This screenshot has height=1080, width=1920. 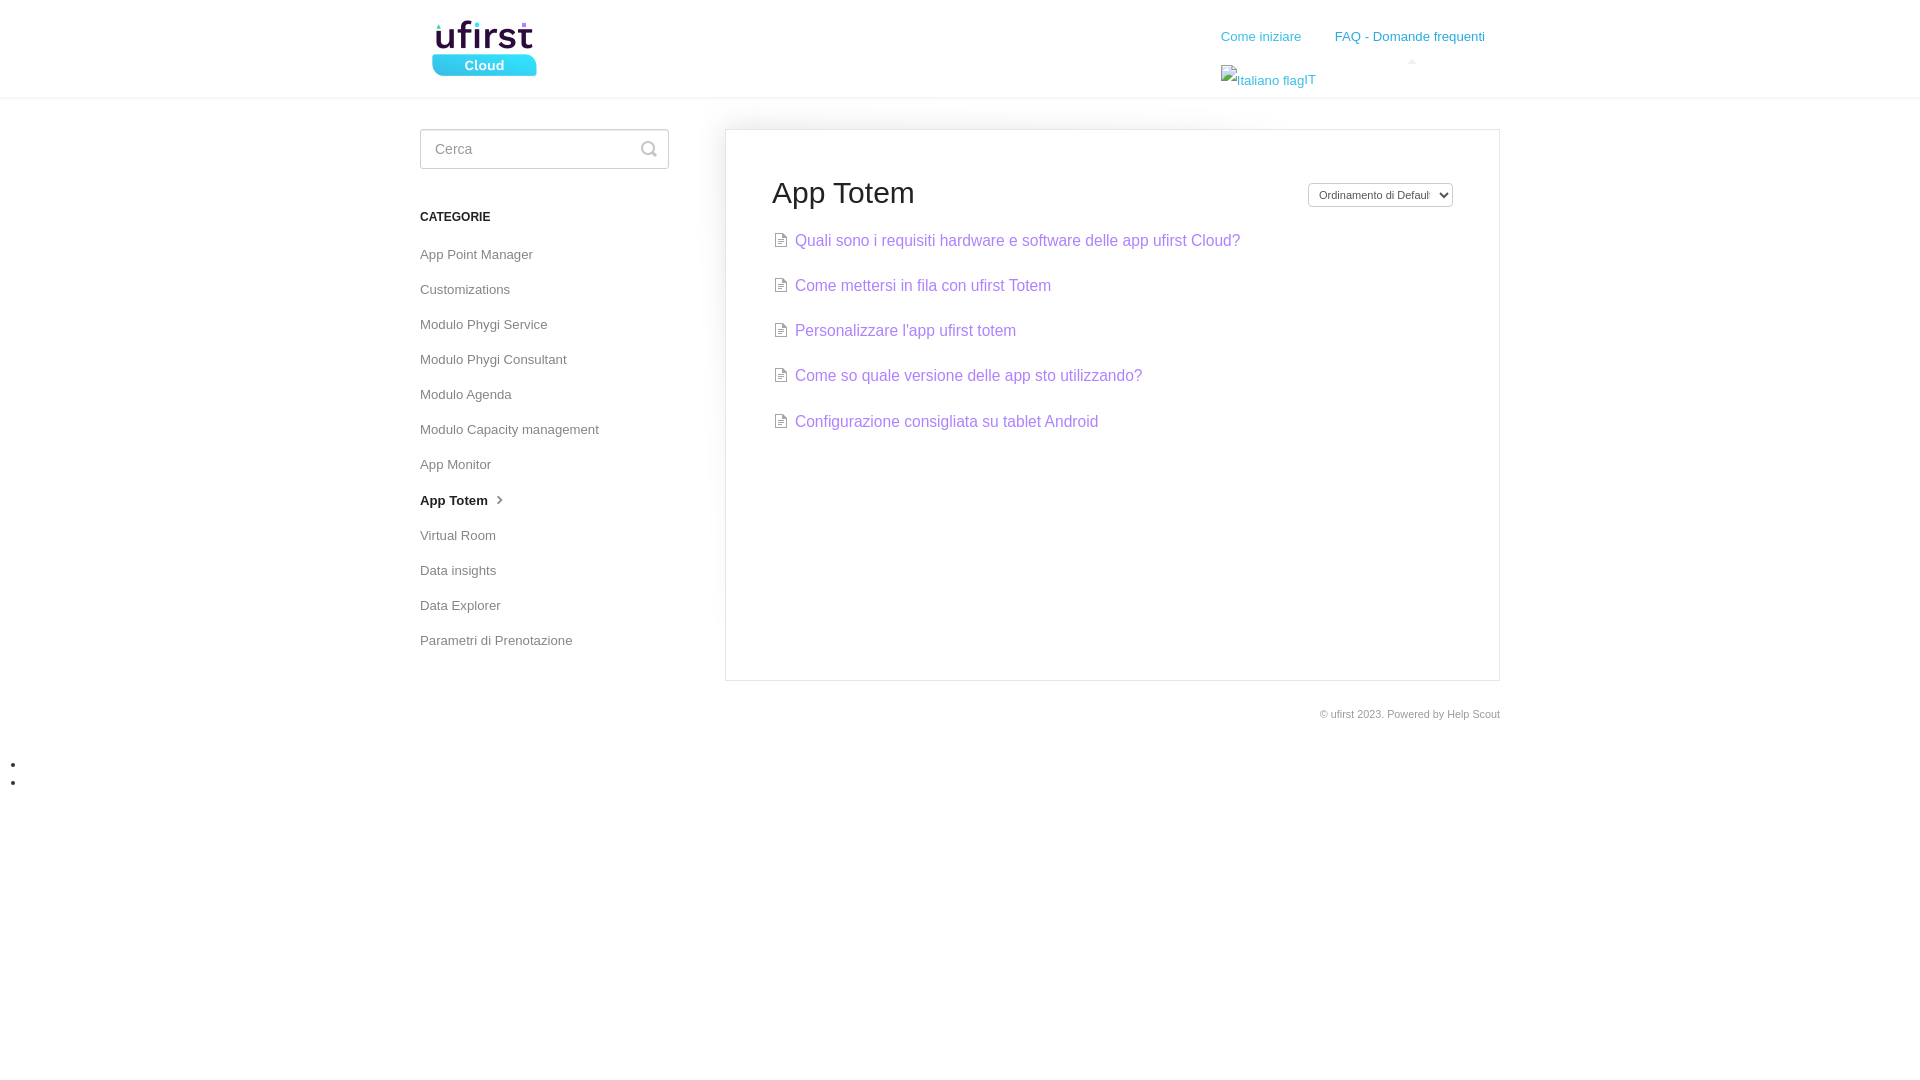 I want to click on 'Modulo Phygi Service', so click(x=419, y=323).